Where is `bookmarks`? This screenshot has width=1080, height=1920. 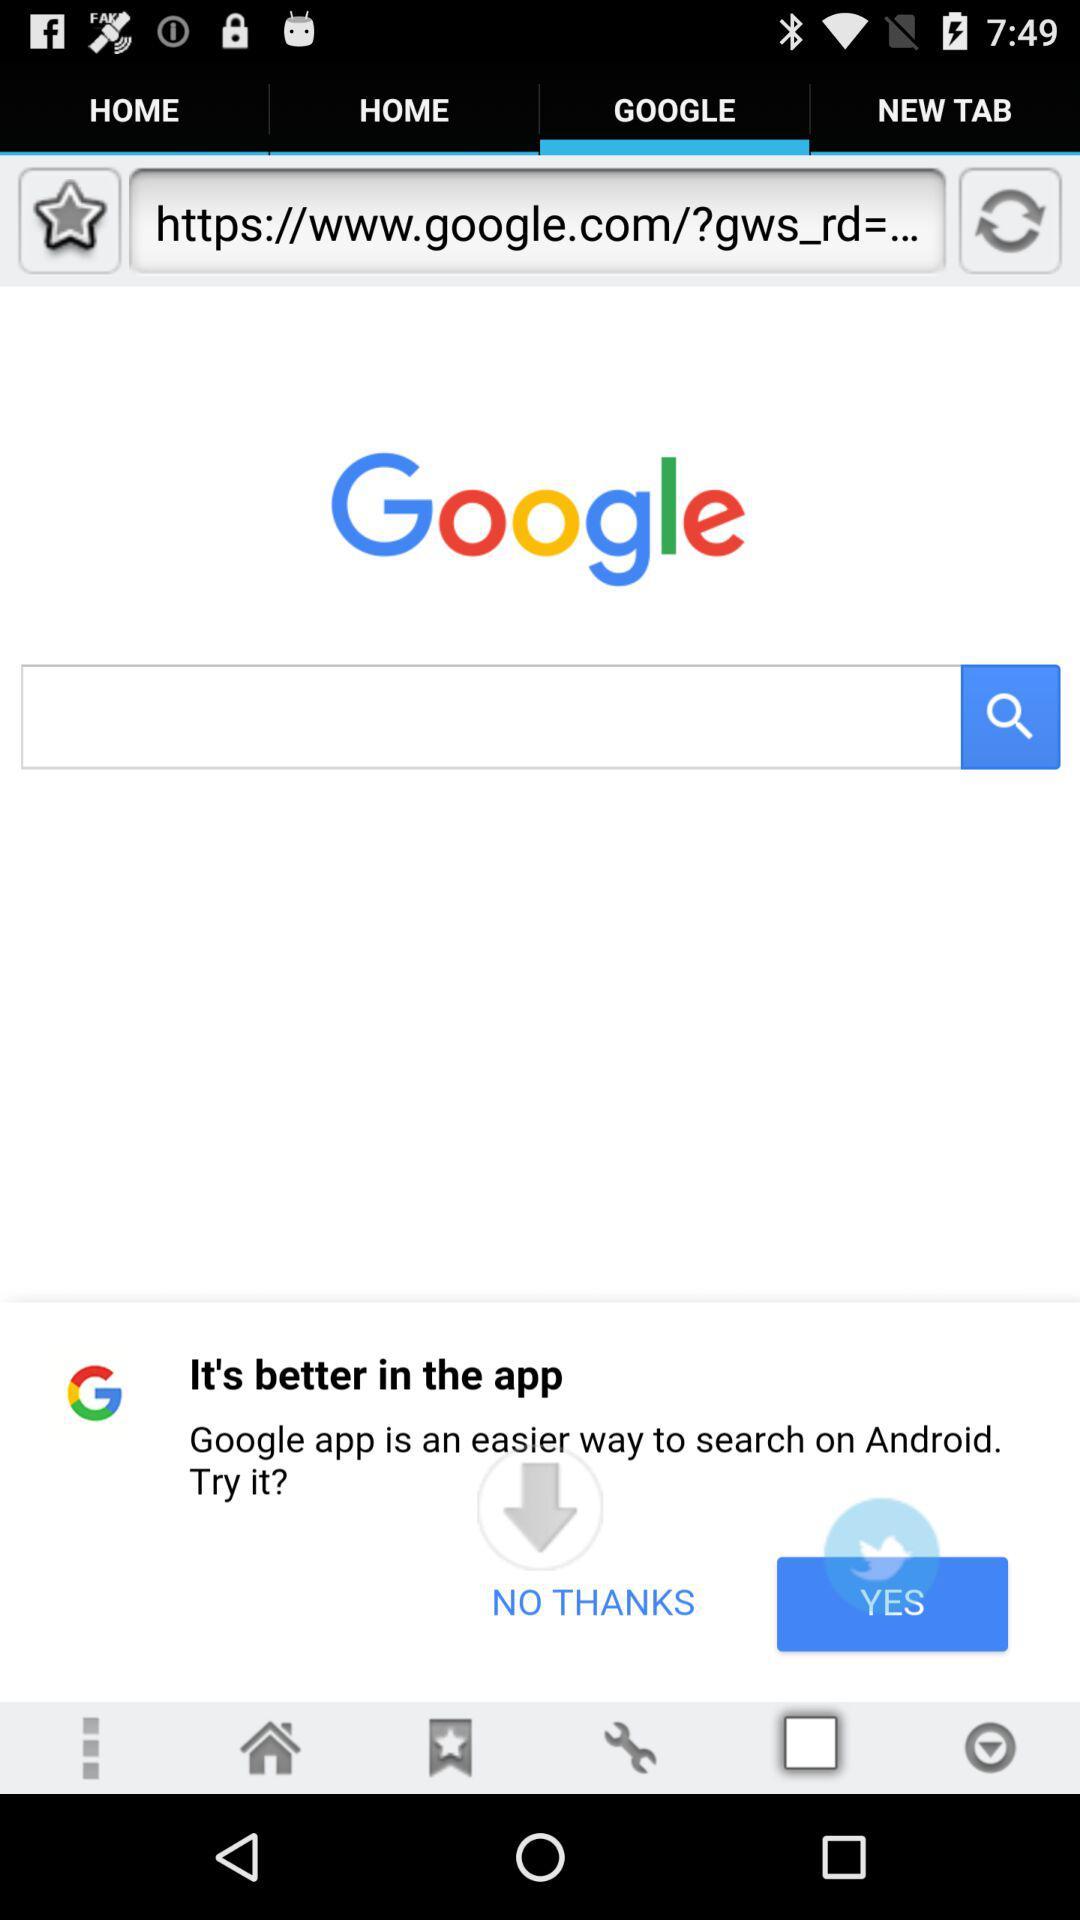 bookmarks is located at coordinates (450, 1746).